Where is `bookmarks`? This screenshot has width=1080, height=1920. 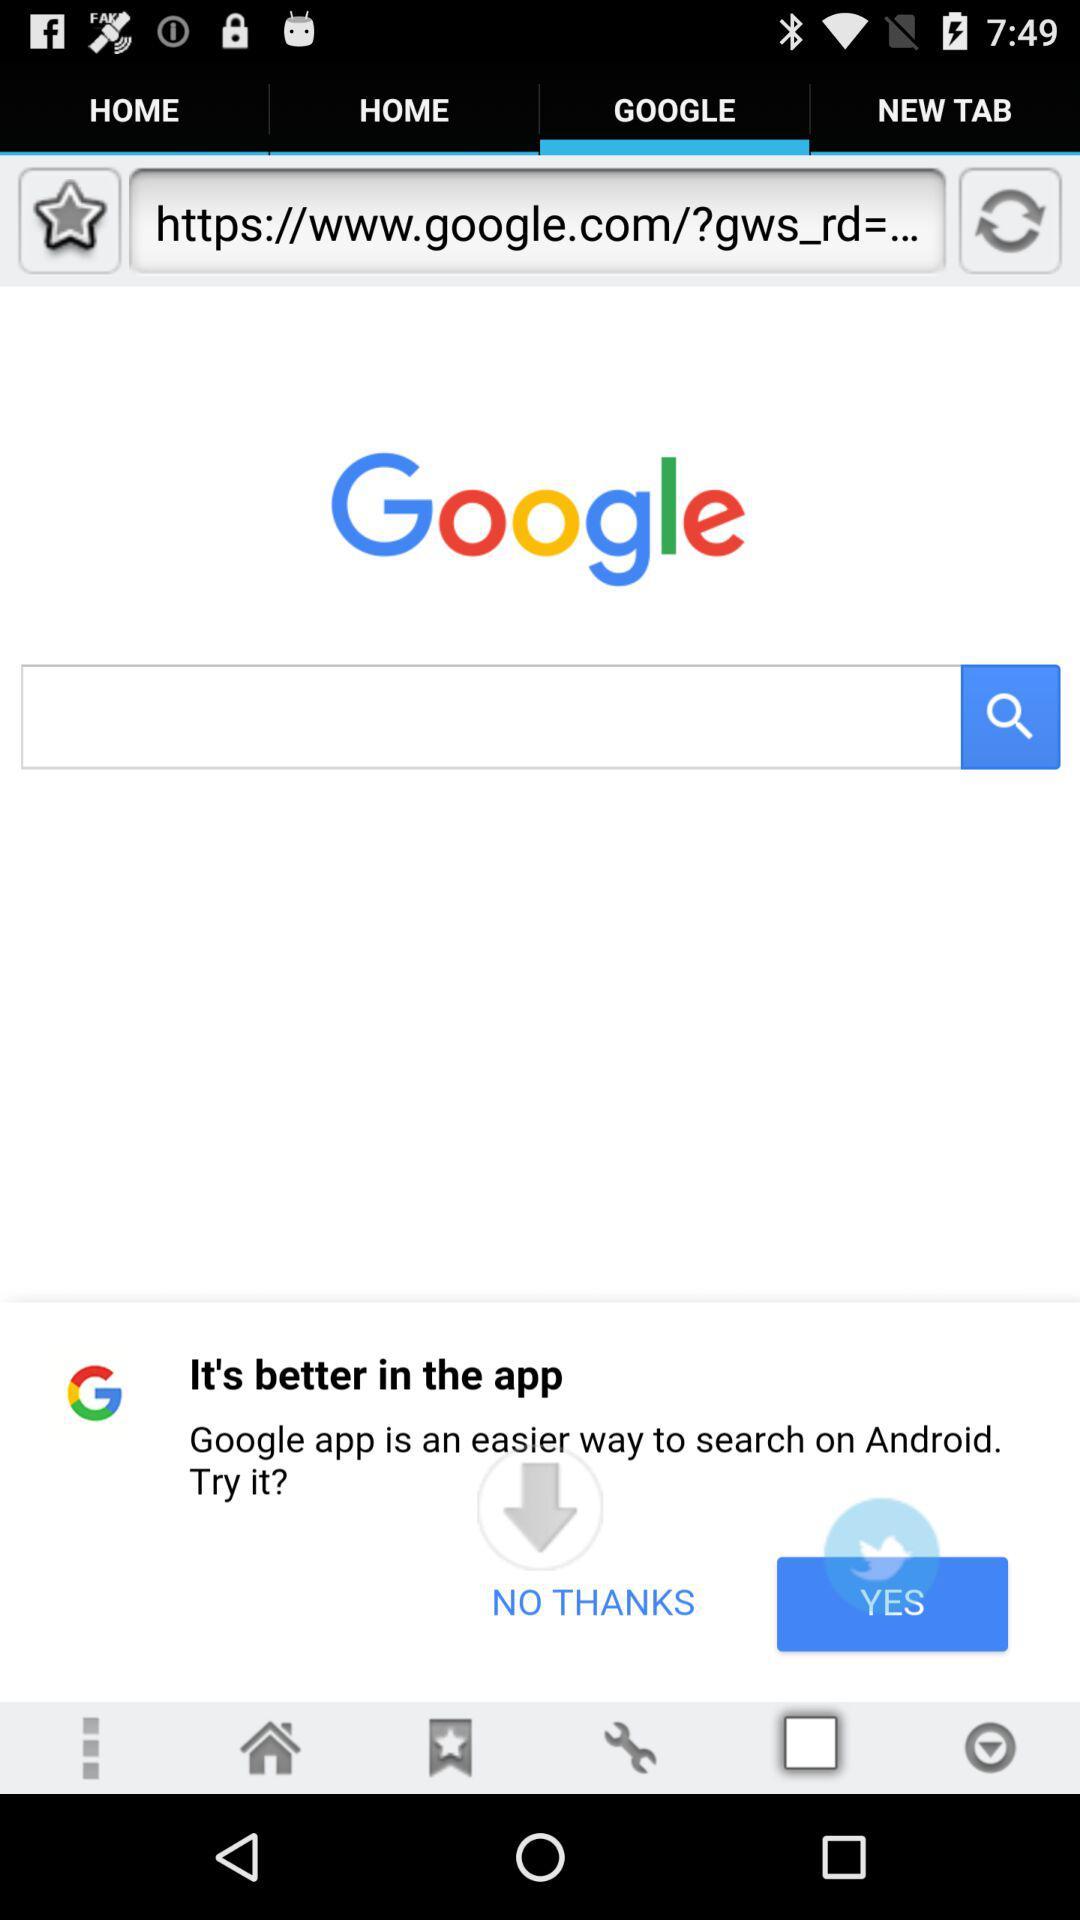 bookmarks is located at coordinates (450, 1746).